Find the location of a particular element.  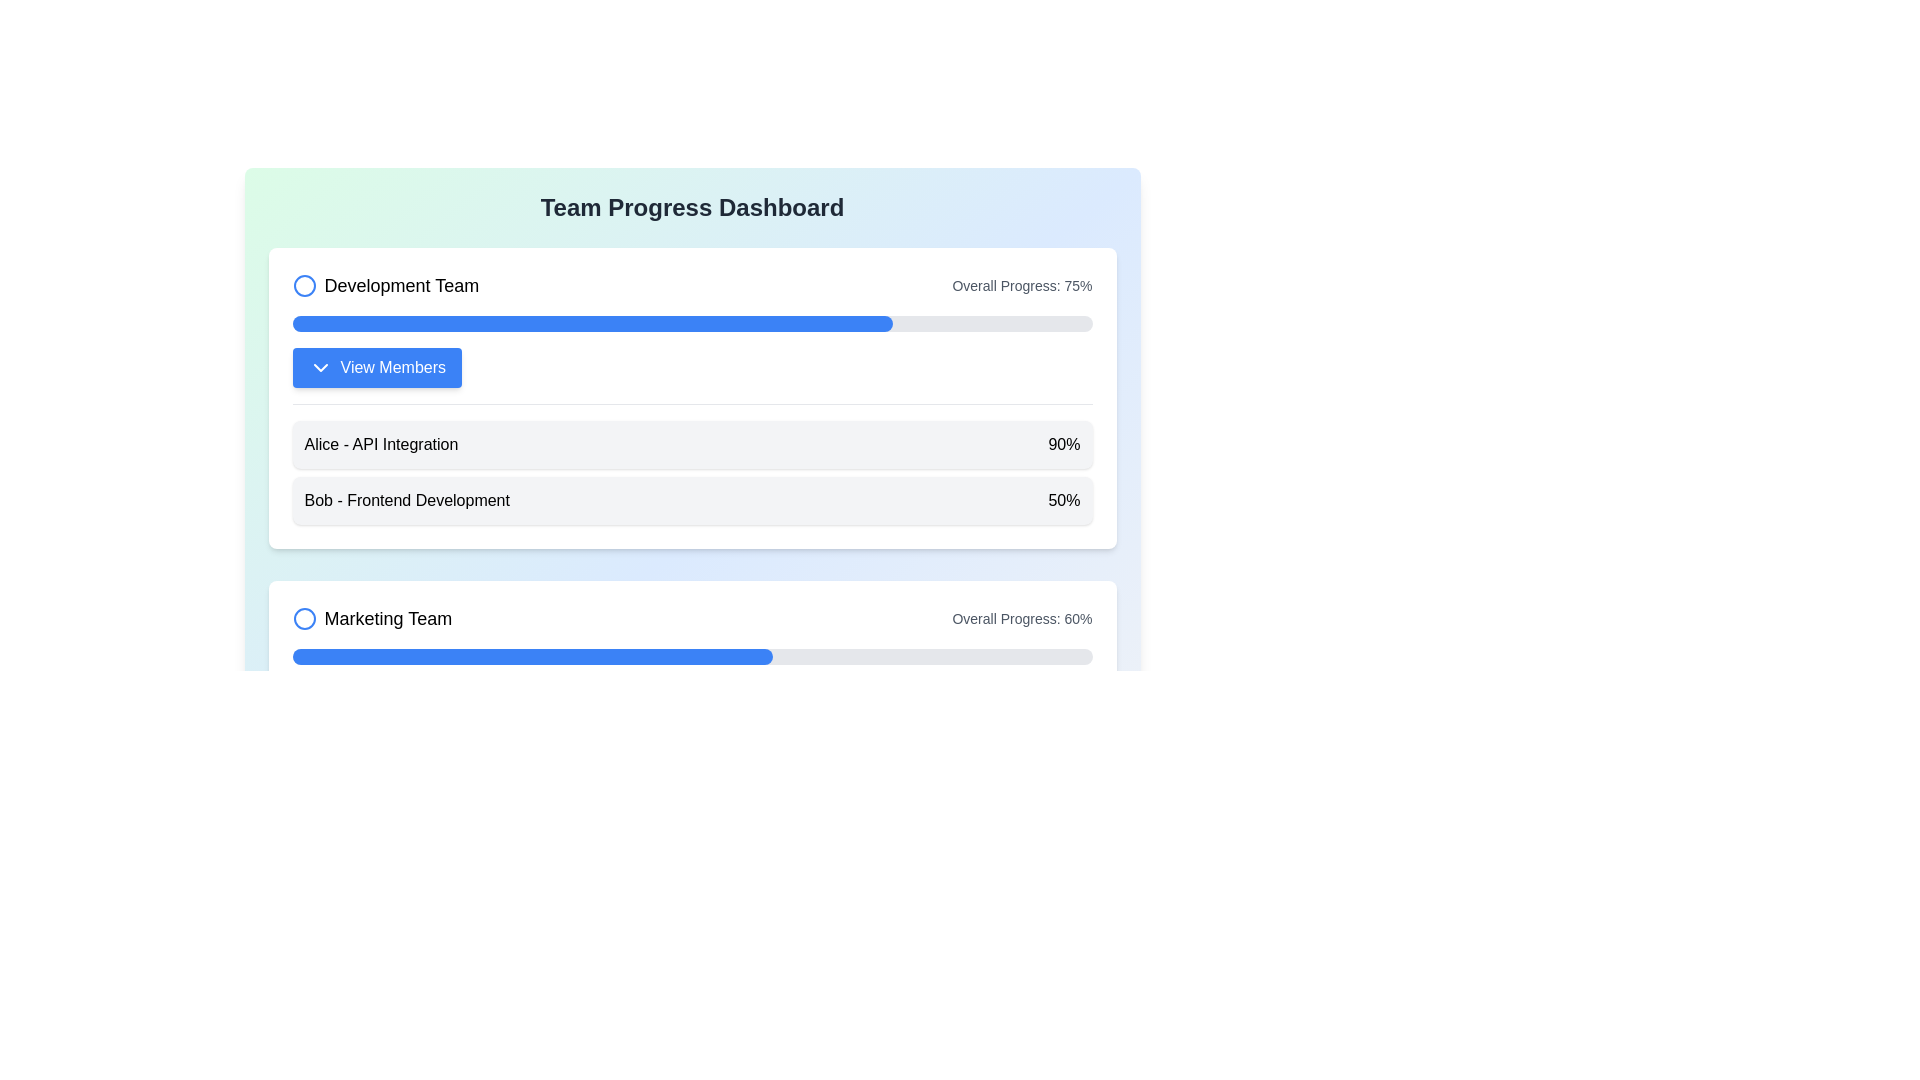

text label displaying '90%' located in the top-right corner of the card associated with 'Alice - API Integration' is located at coordinates (1063, 443).